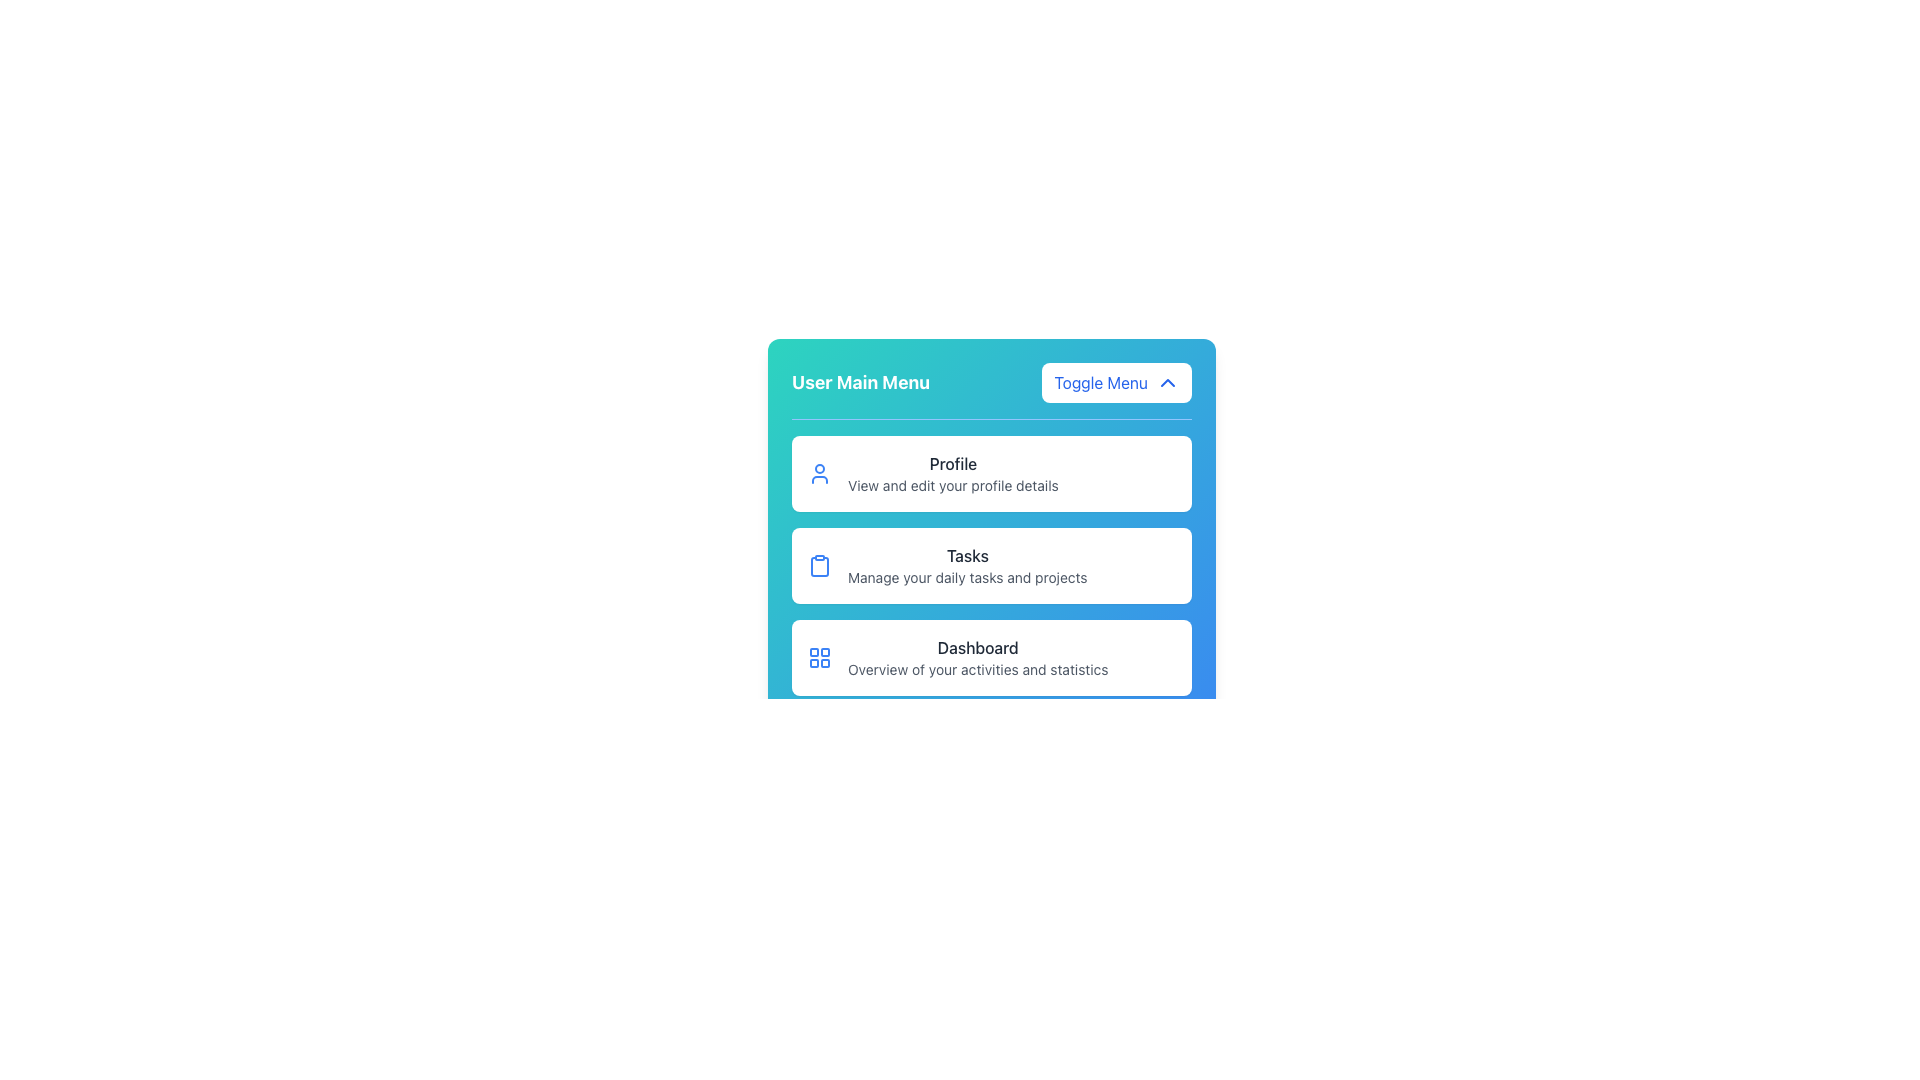 The image size is (1920, 1080). Describe the element at coordinates (952, 474) in the screenshot. I see `the Menu item for accessing and editing user profile details, located centered within the first menu card below 'User Main Menu'` at that location.